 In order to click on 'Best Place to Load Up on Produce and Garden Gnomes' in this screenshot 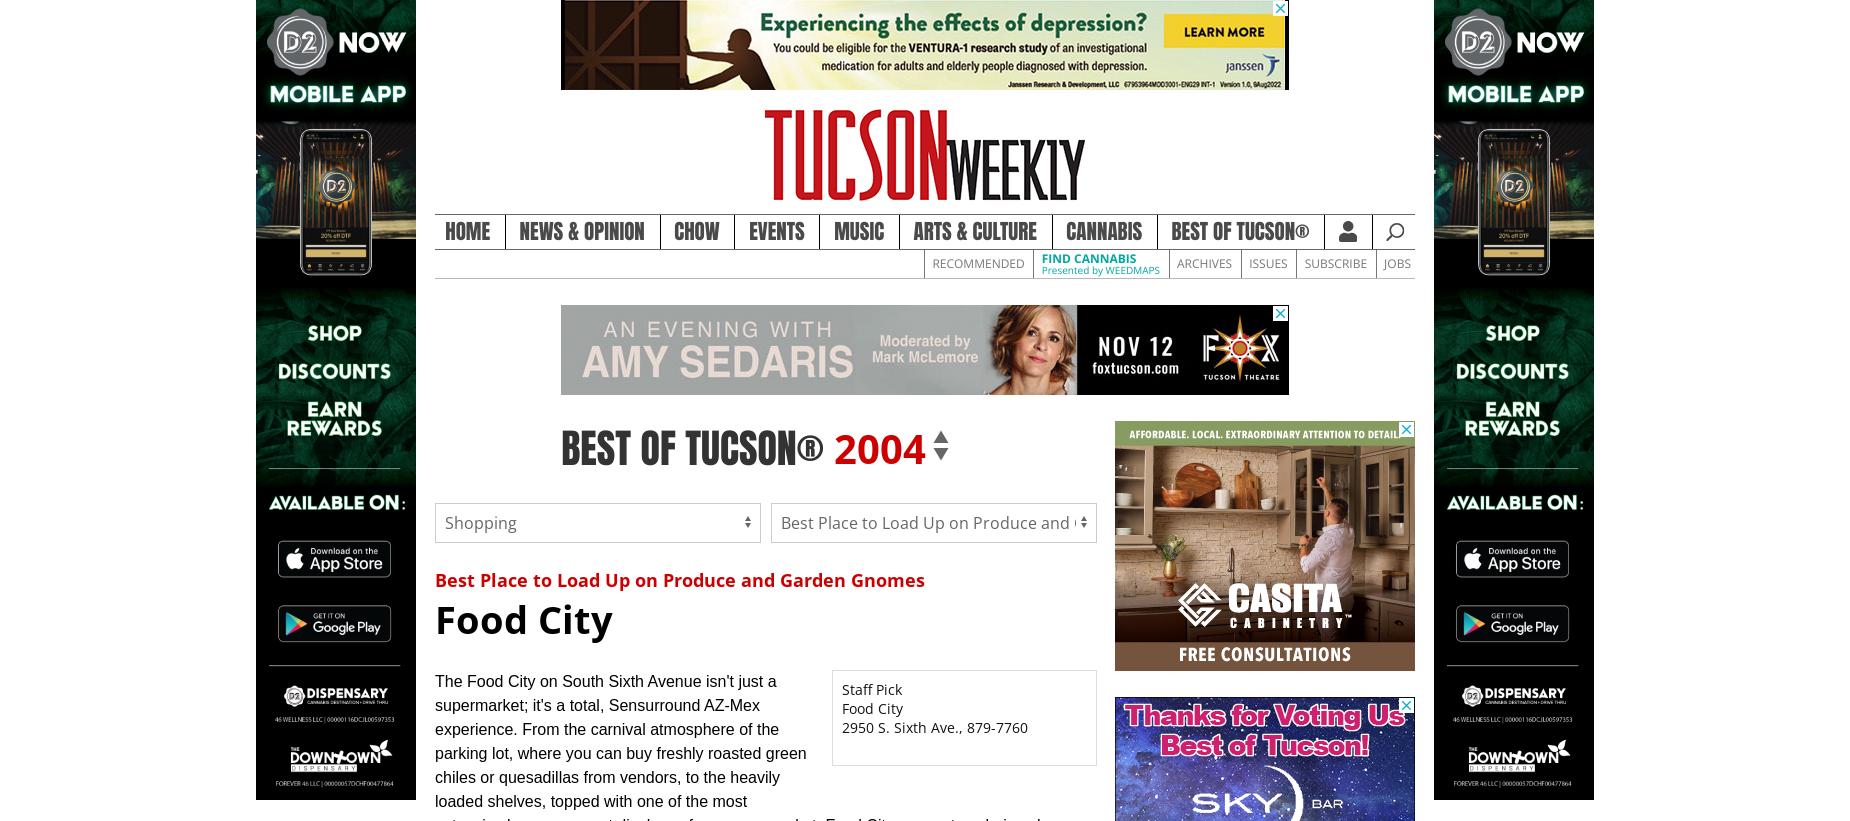, I will do `click(680, 577)`.